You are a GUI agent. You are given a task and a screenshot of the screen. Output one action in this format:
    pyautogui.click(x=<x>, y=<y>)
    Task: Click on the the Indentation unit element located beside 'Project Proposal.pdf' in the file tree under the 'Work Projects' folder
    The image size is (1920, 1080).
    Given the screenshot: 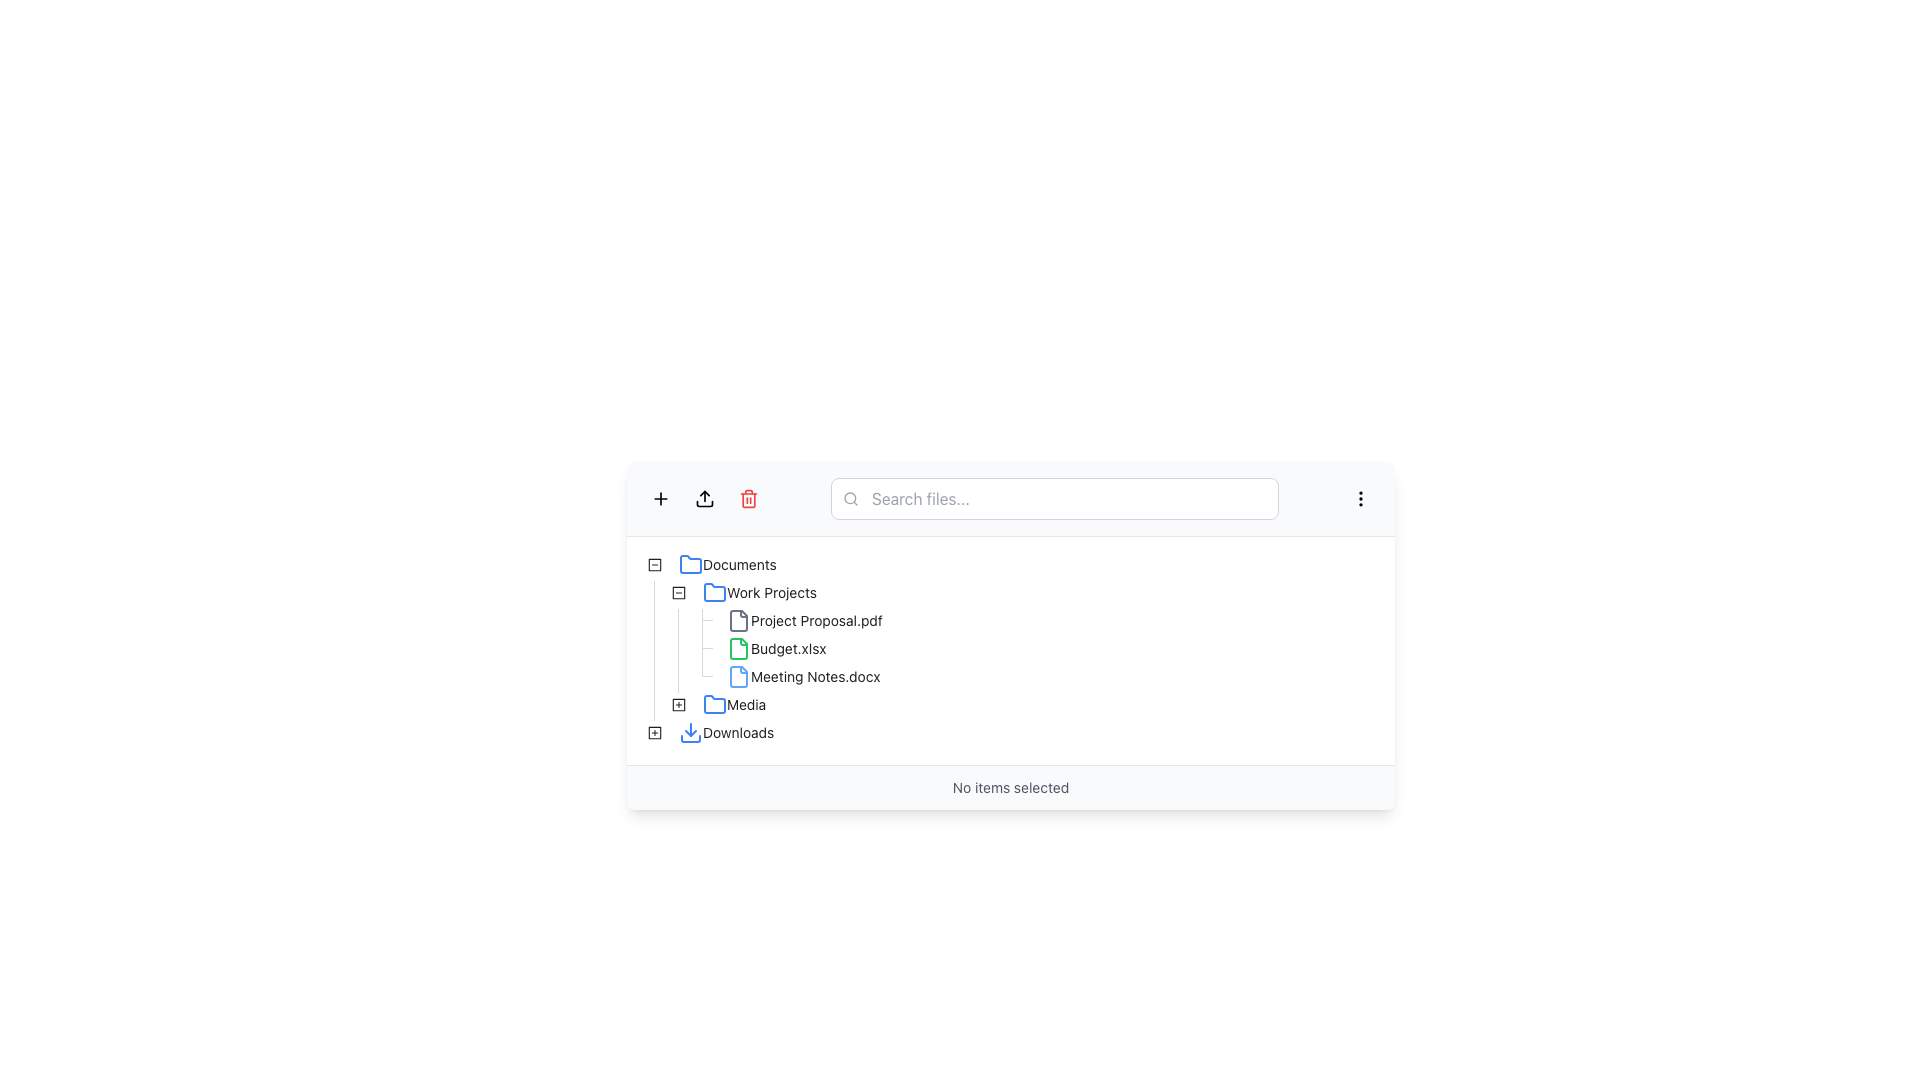 What is the action you would take?
    pyautogui.click(x=667, y=620)
    